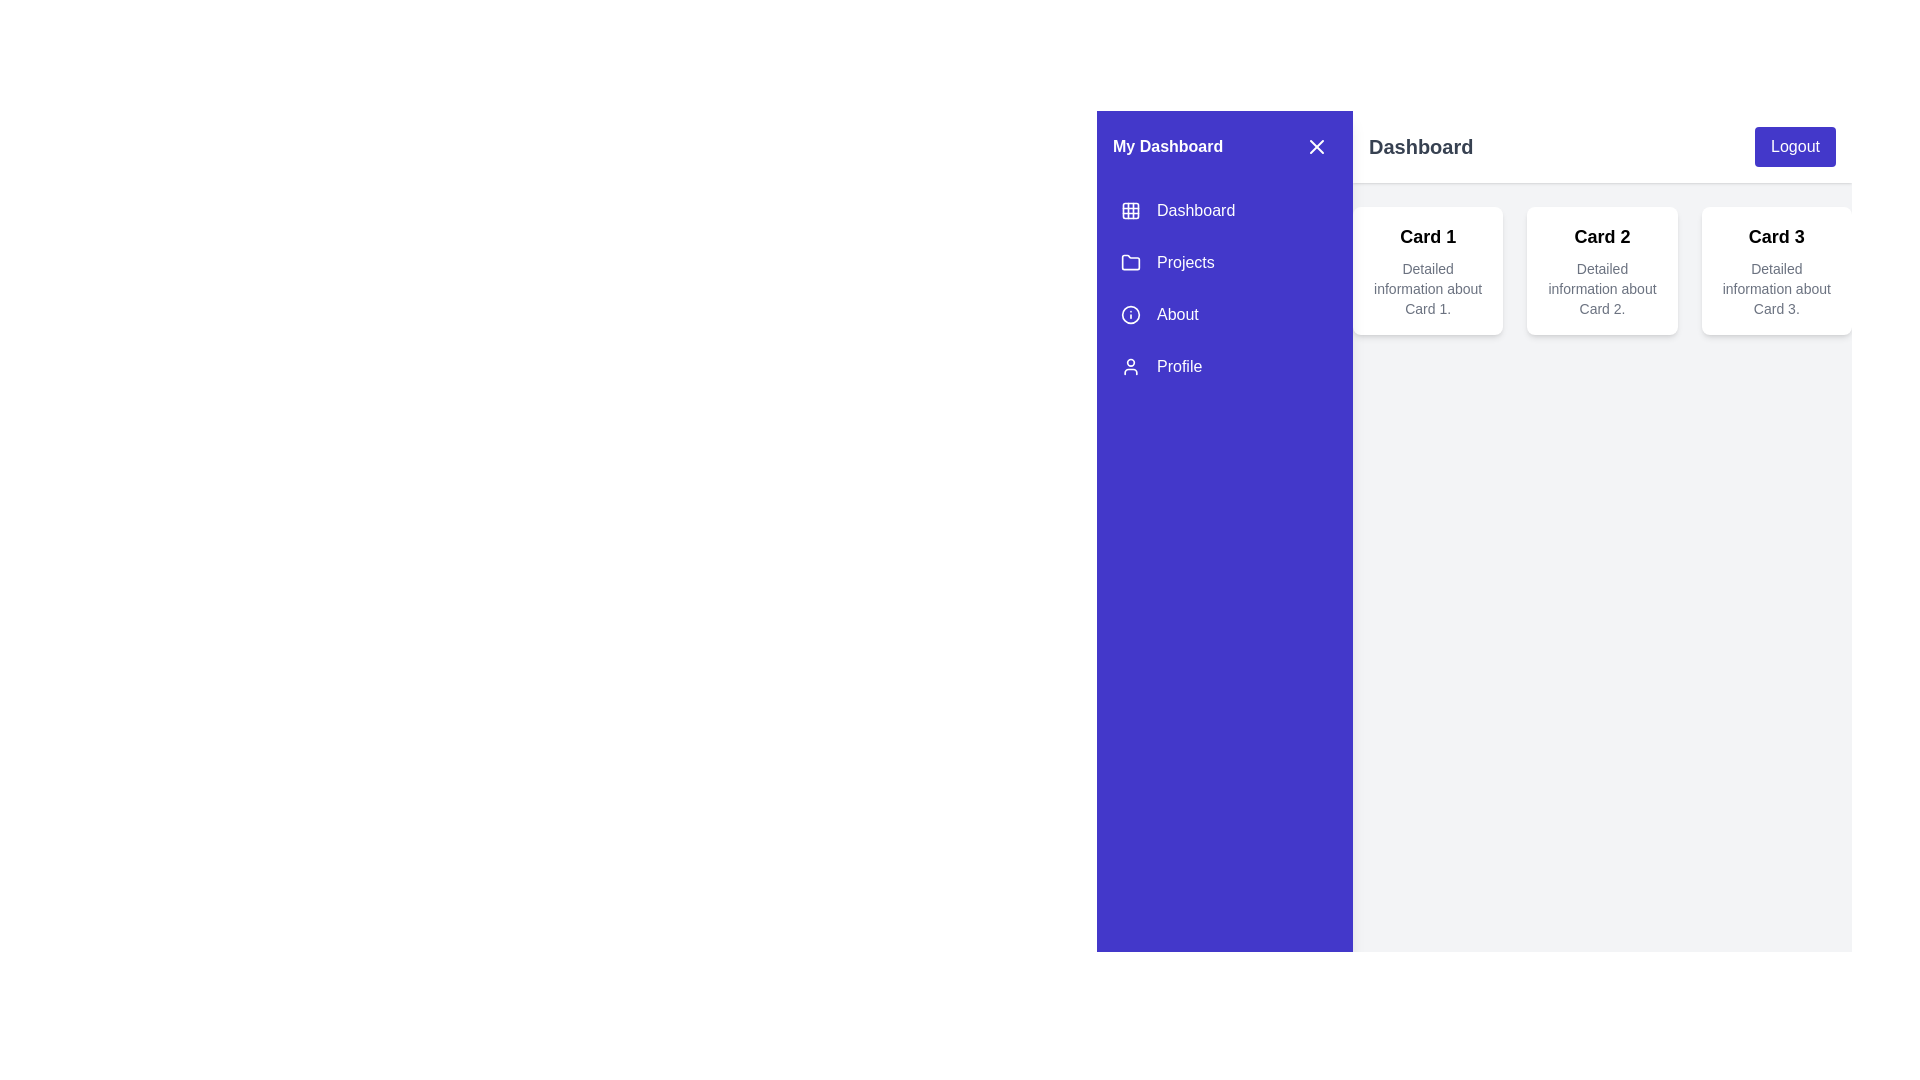 Image resolution: width=1920 pixels, height=1080 pixels. I want to click on the user silhouette icon located to the left of the 'Profile' text in the vertical navigation menu, so click(1131, 366).